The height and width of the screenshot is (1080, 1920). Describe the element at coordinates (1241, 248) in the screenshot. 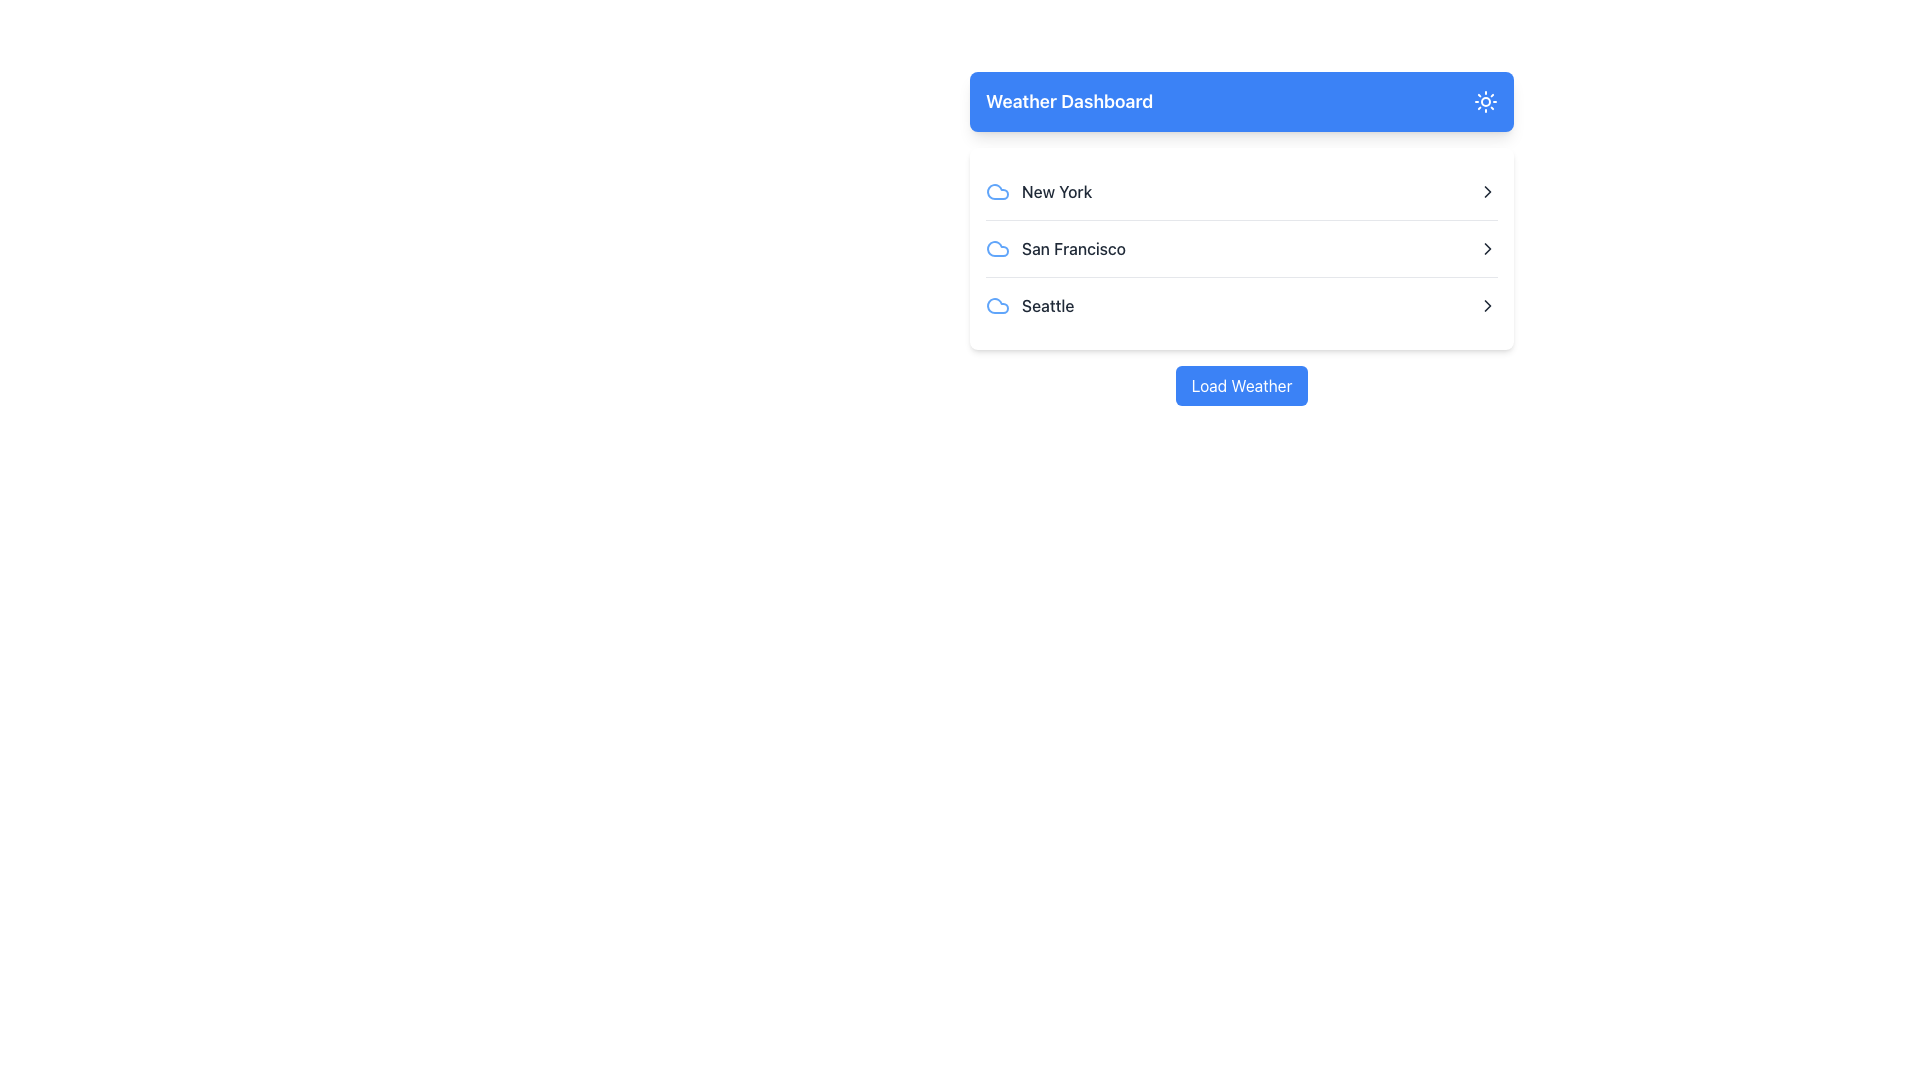

I see `the weather list item for San Francisco located in the center of the dashboard interface` at that location.